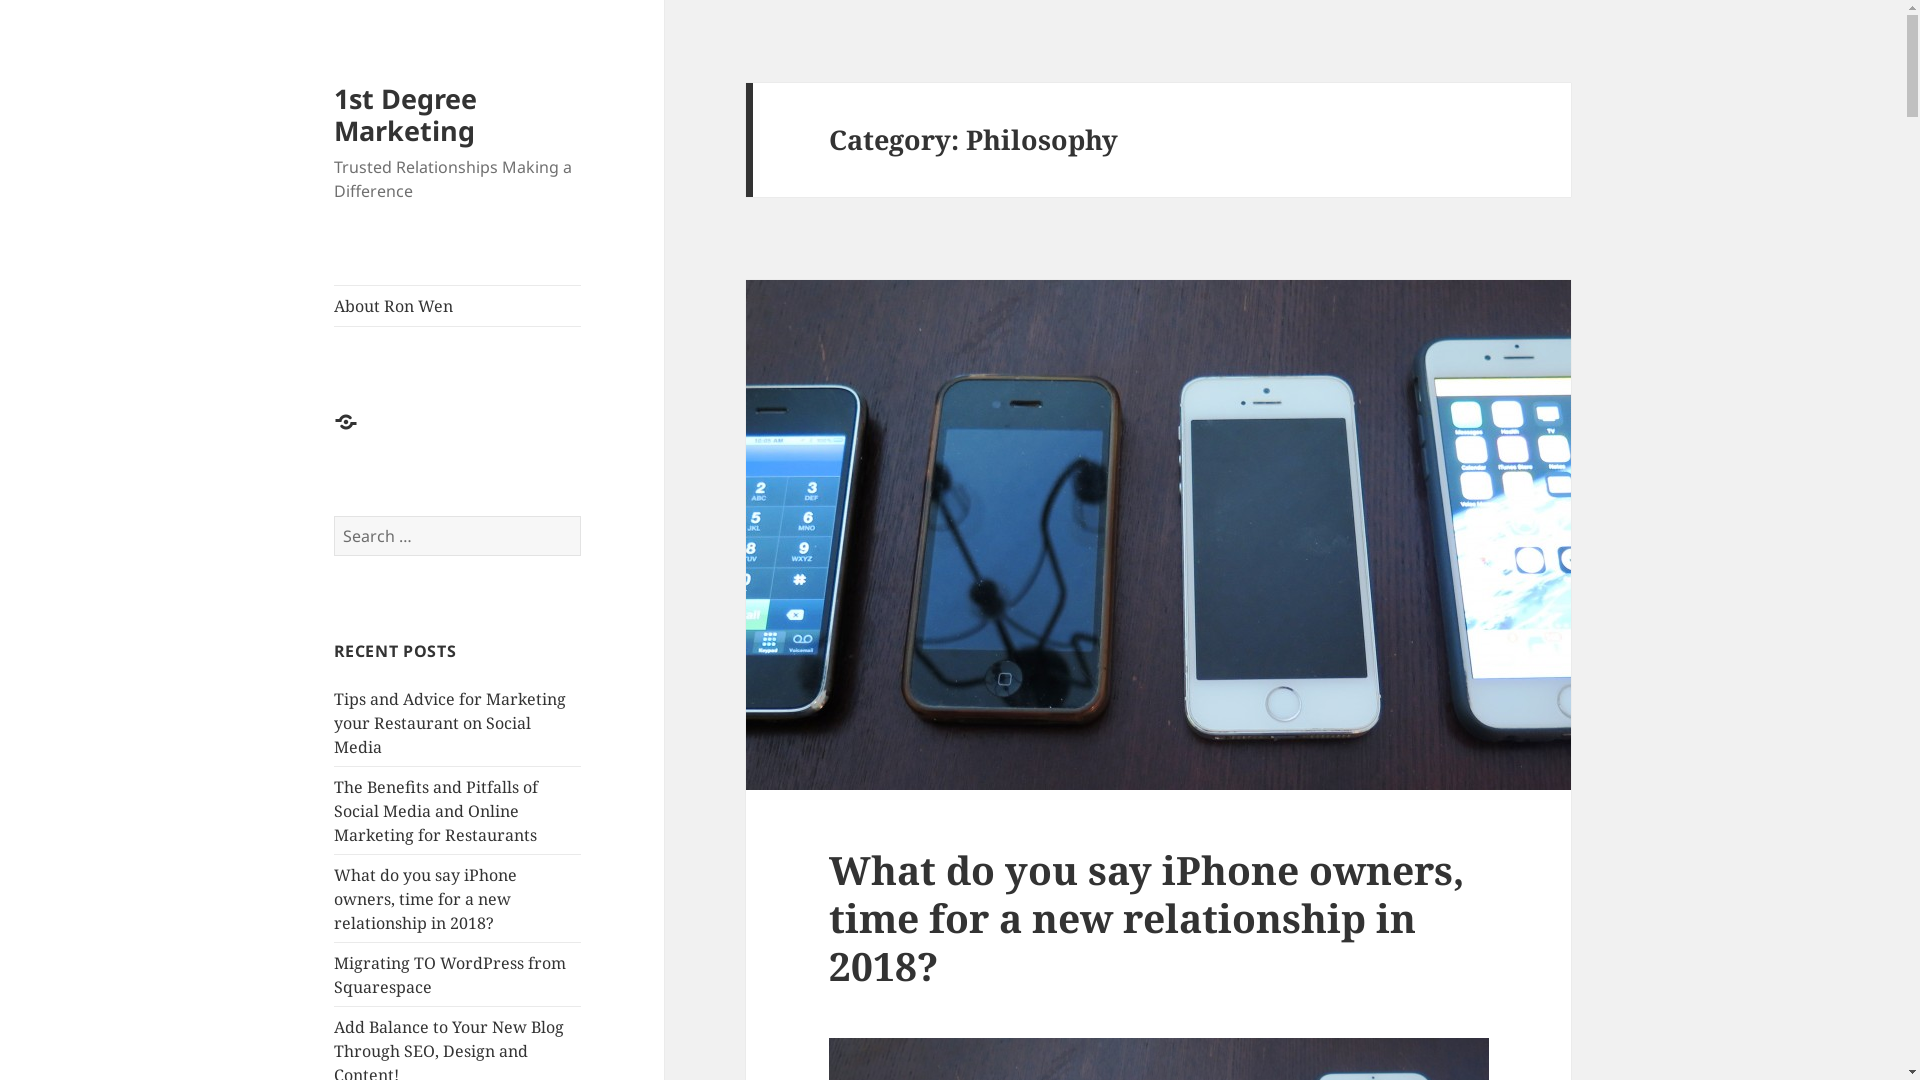  What do you see at coordinates (449, 974) in the screenshot?
I see `'Migrating TO WordPress from Squarespace'` at bounding box center [449, 974].